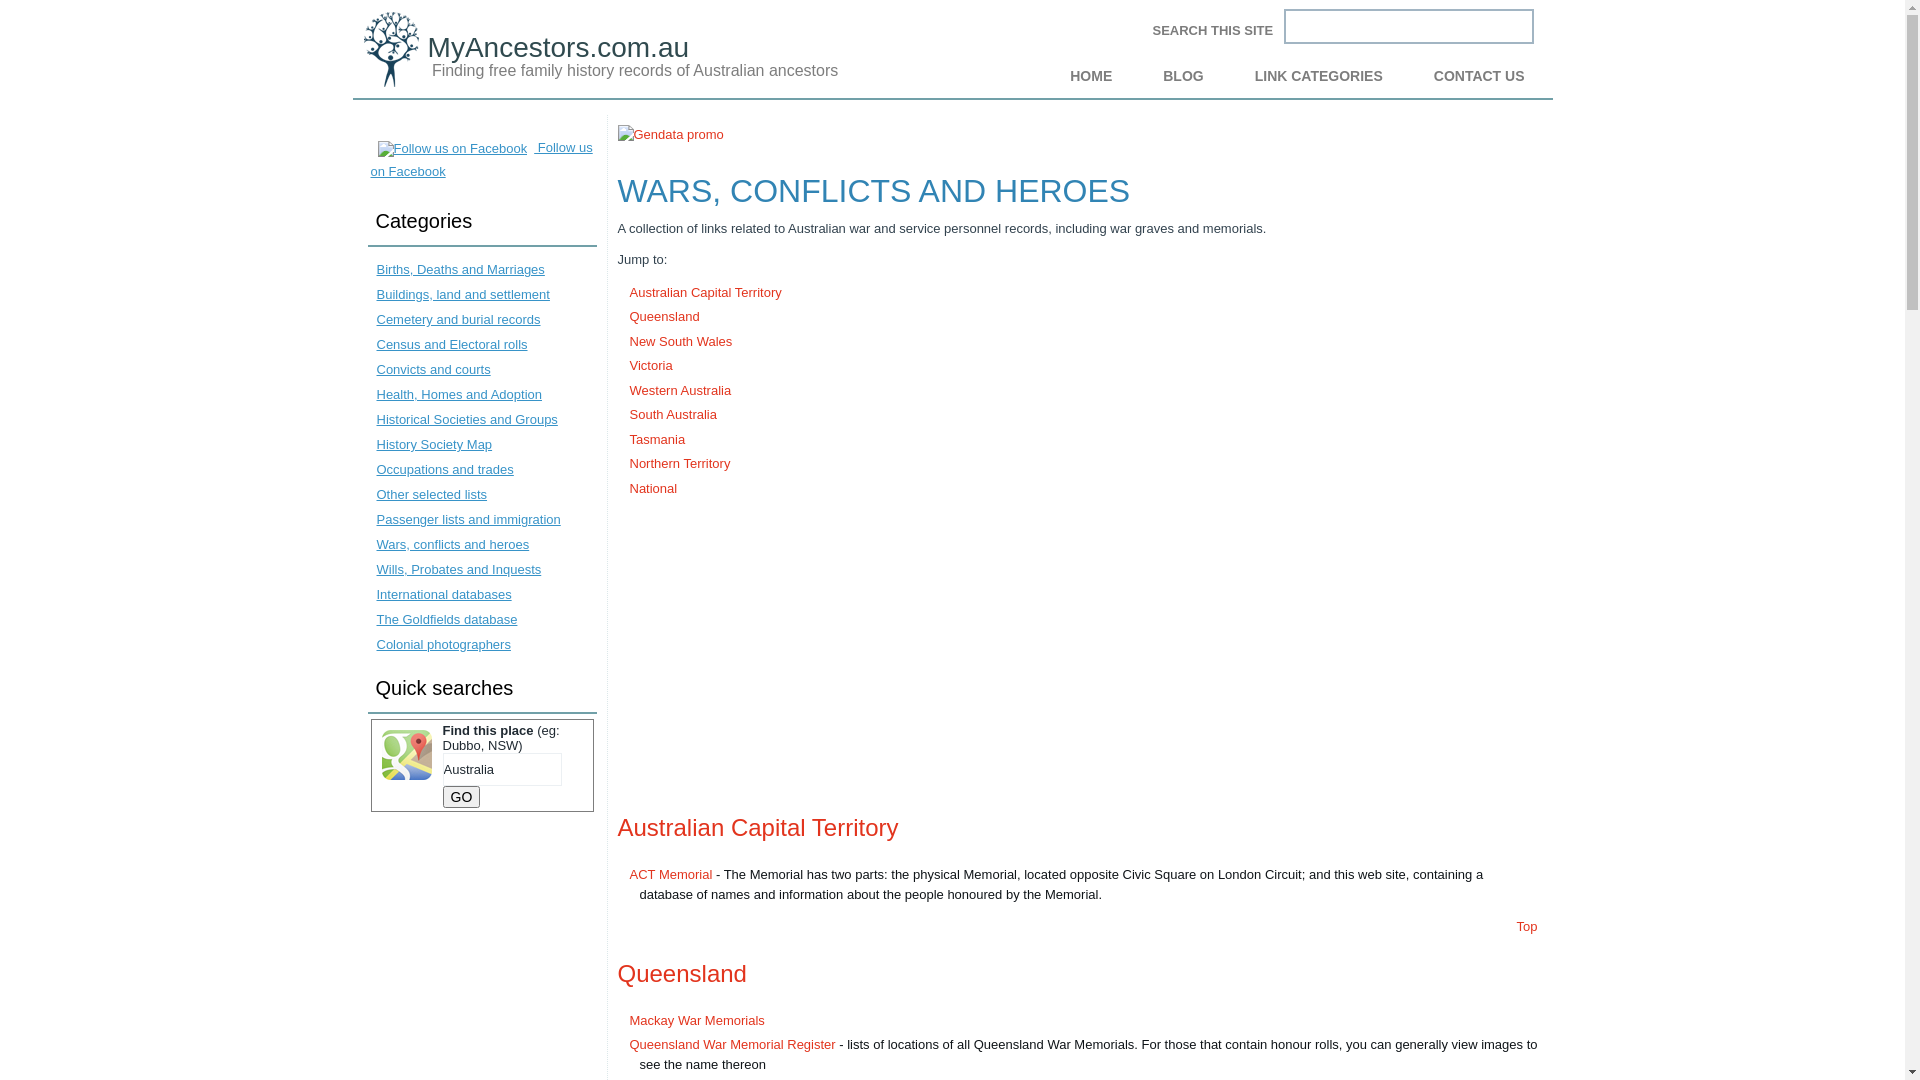  What do you see at coordinates (653, 487) in the screenshot?
I see `'National'` at bounding box center [653, 487].